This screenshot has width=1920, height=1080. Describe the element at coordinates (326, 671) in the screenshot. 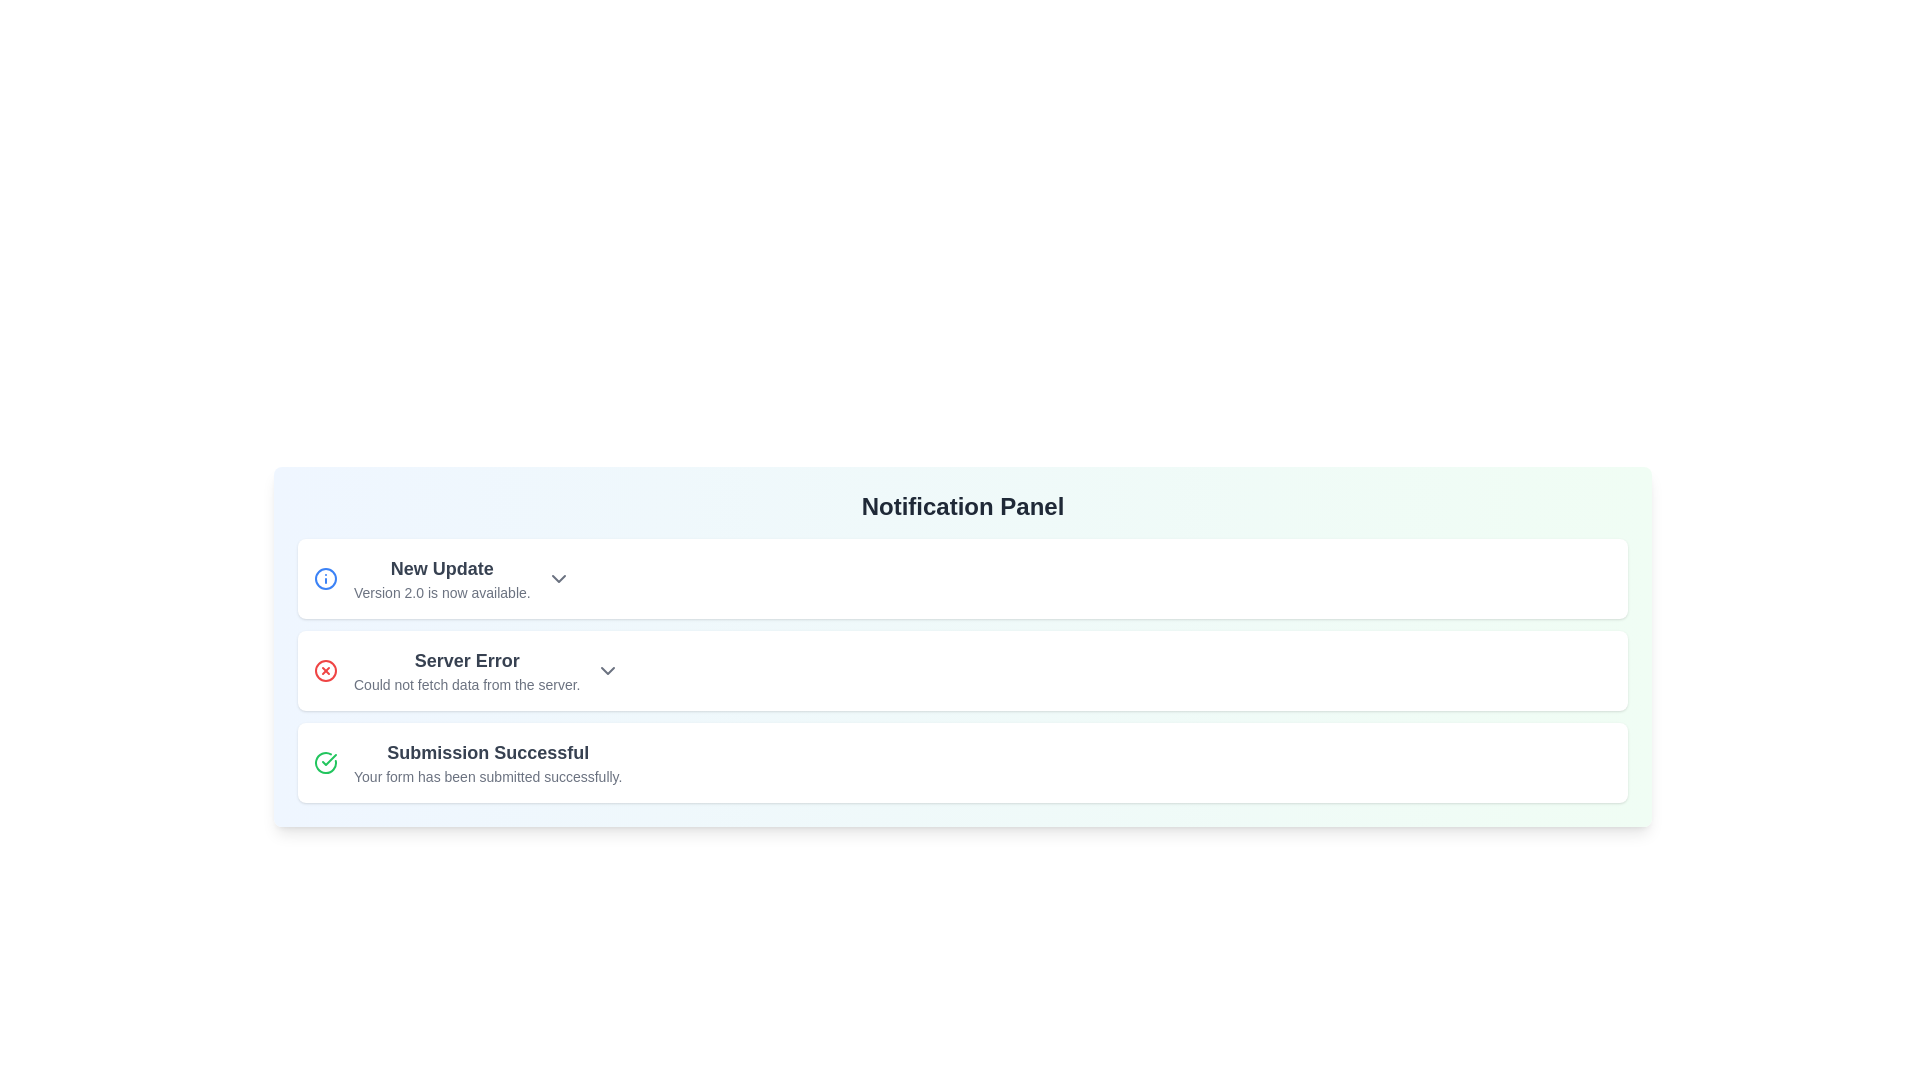

I see `the red circular icon with a cross, which indicates an error or cancellation, located in the second row of the notification list interface, to the left of the 'Server Error' title text` at that location.